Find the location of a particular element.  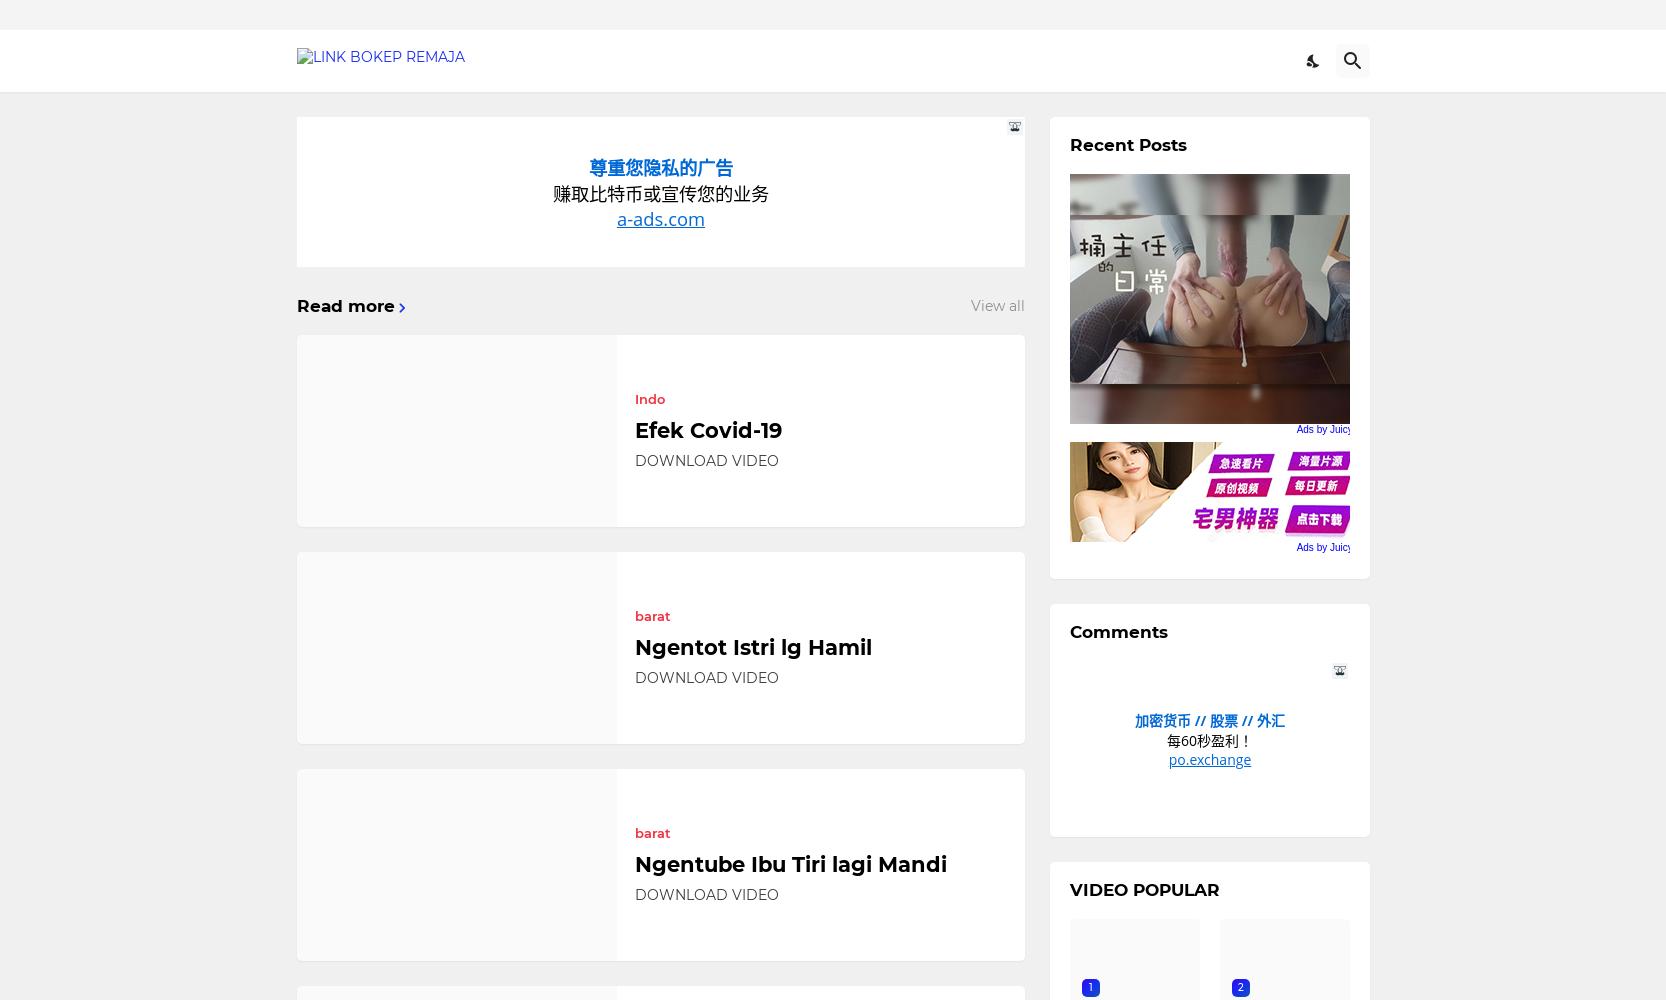

'2' is located at coordinates (1240, 985).